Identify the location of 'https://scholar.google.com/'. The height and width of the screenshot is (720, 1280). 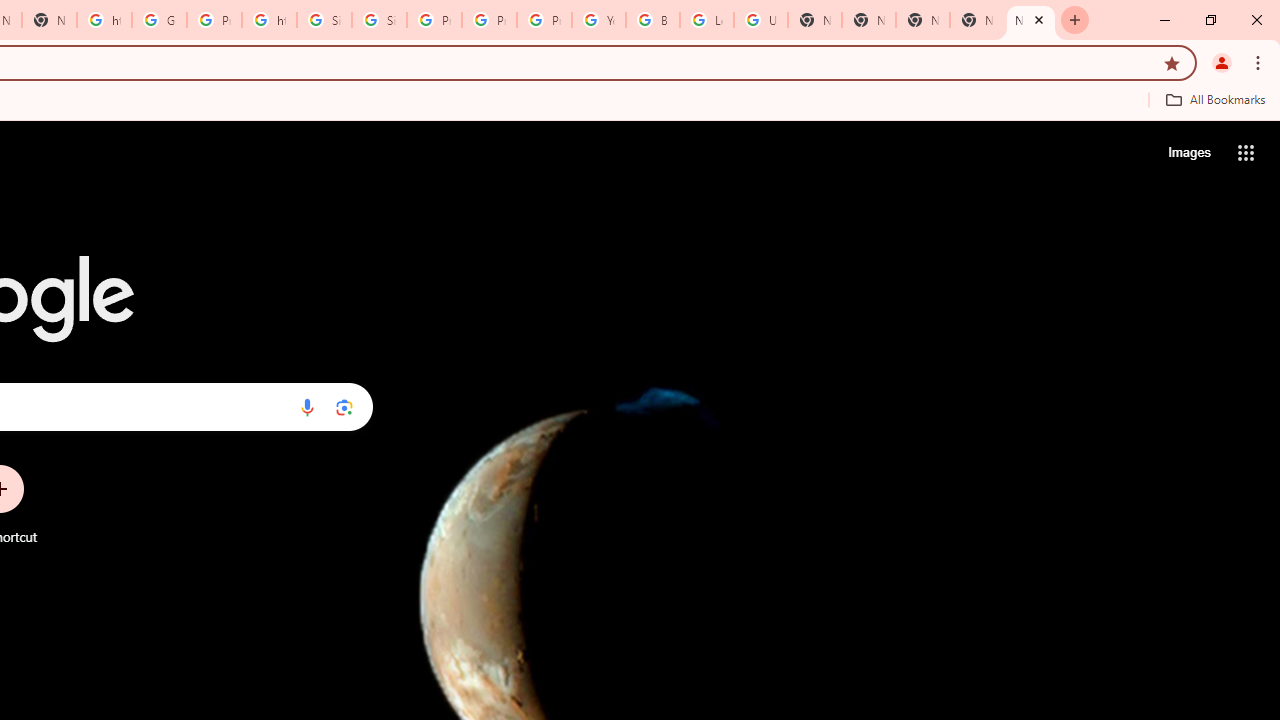
(268, 20).